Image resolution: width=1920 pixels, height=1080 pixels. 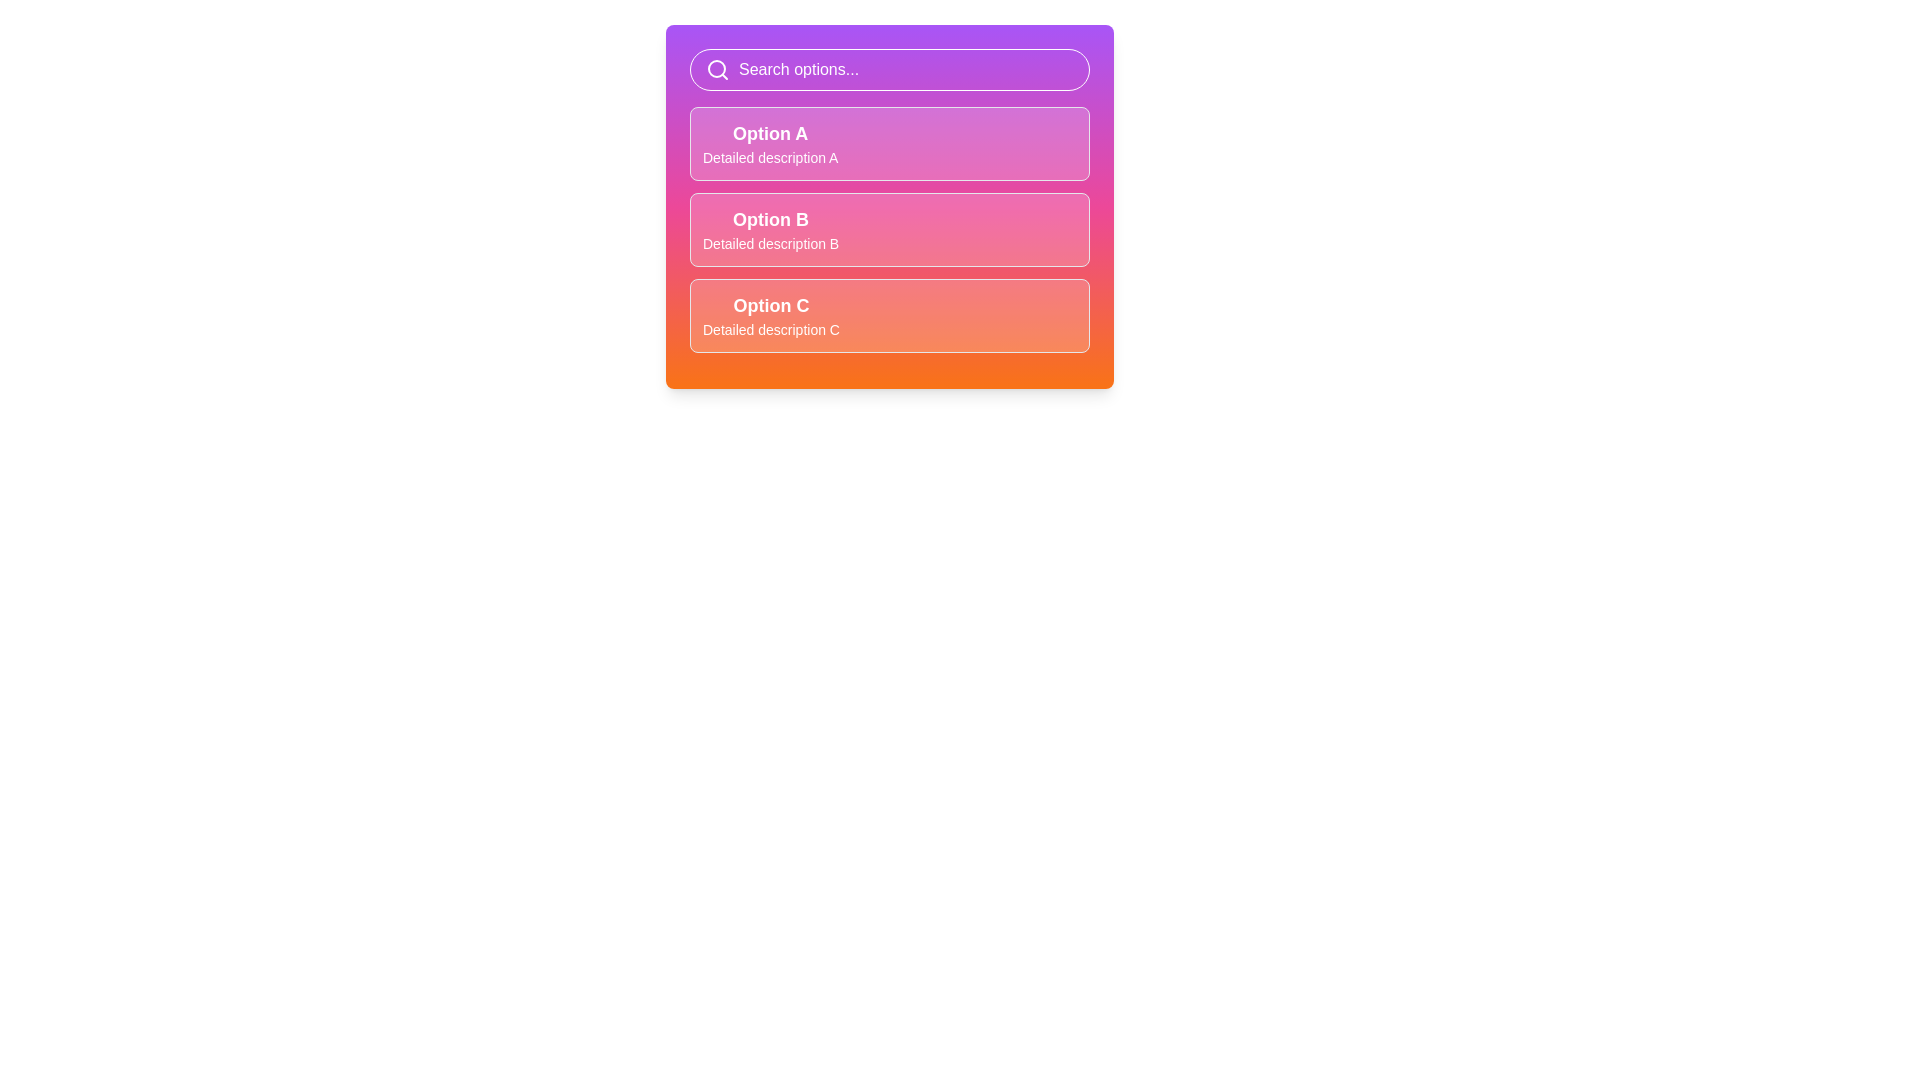 I want to click on the SVG-based icon that serves as a visual cue for the search bar, located at the top of the interface, aligned to the left edge of the input field, so click(x=718, y=68).